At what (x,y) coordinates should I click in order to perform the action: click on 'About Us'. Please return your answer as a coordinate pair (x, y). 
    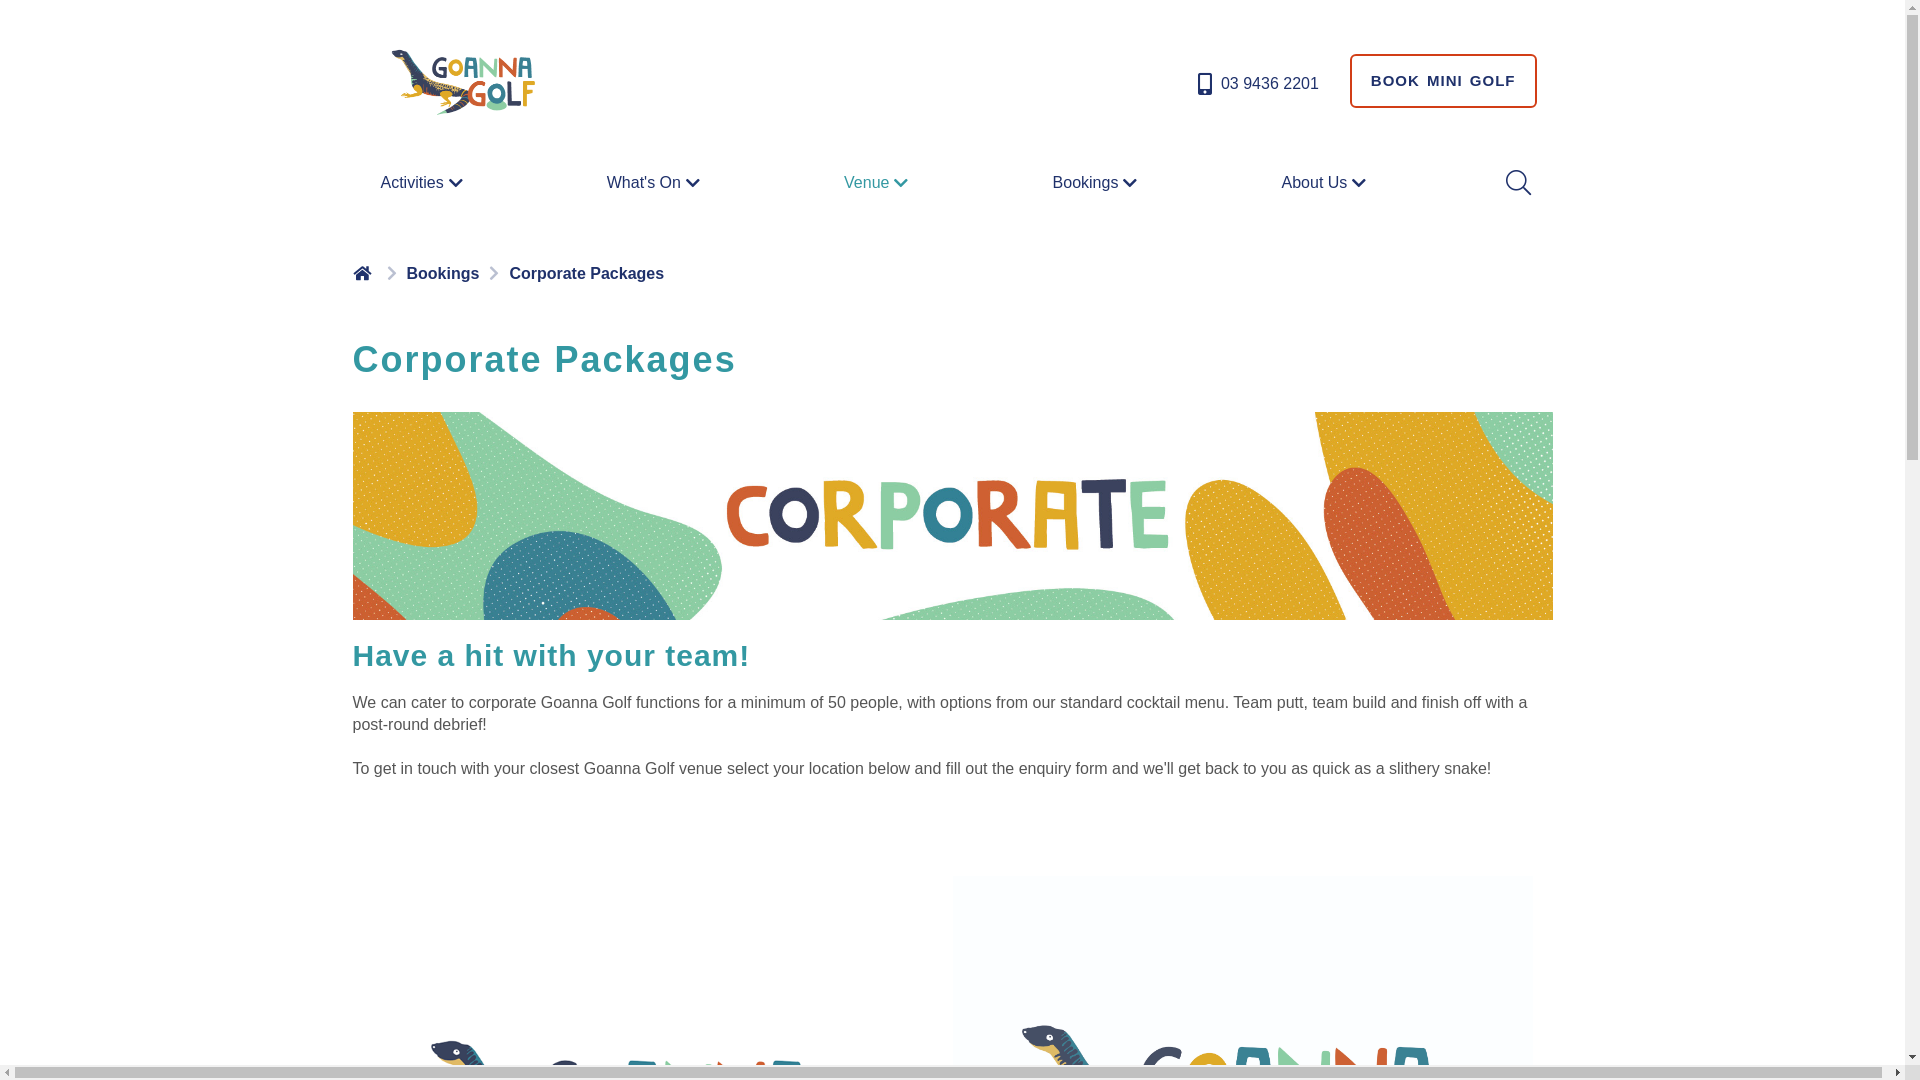
    Looking at the image, I should click on (1326, 181).